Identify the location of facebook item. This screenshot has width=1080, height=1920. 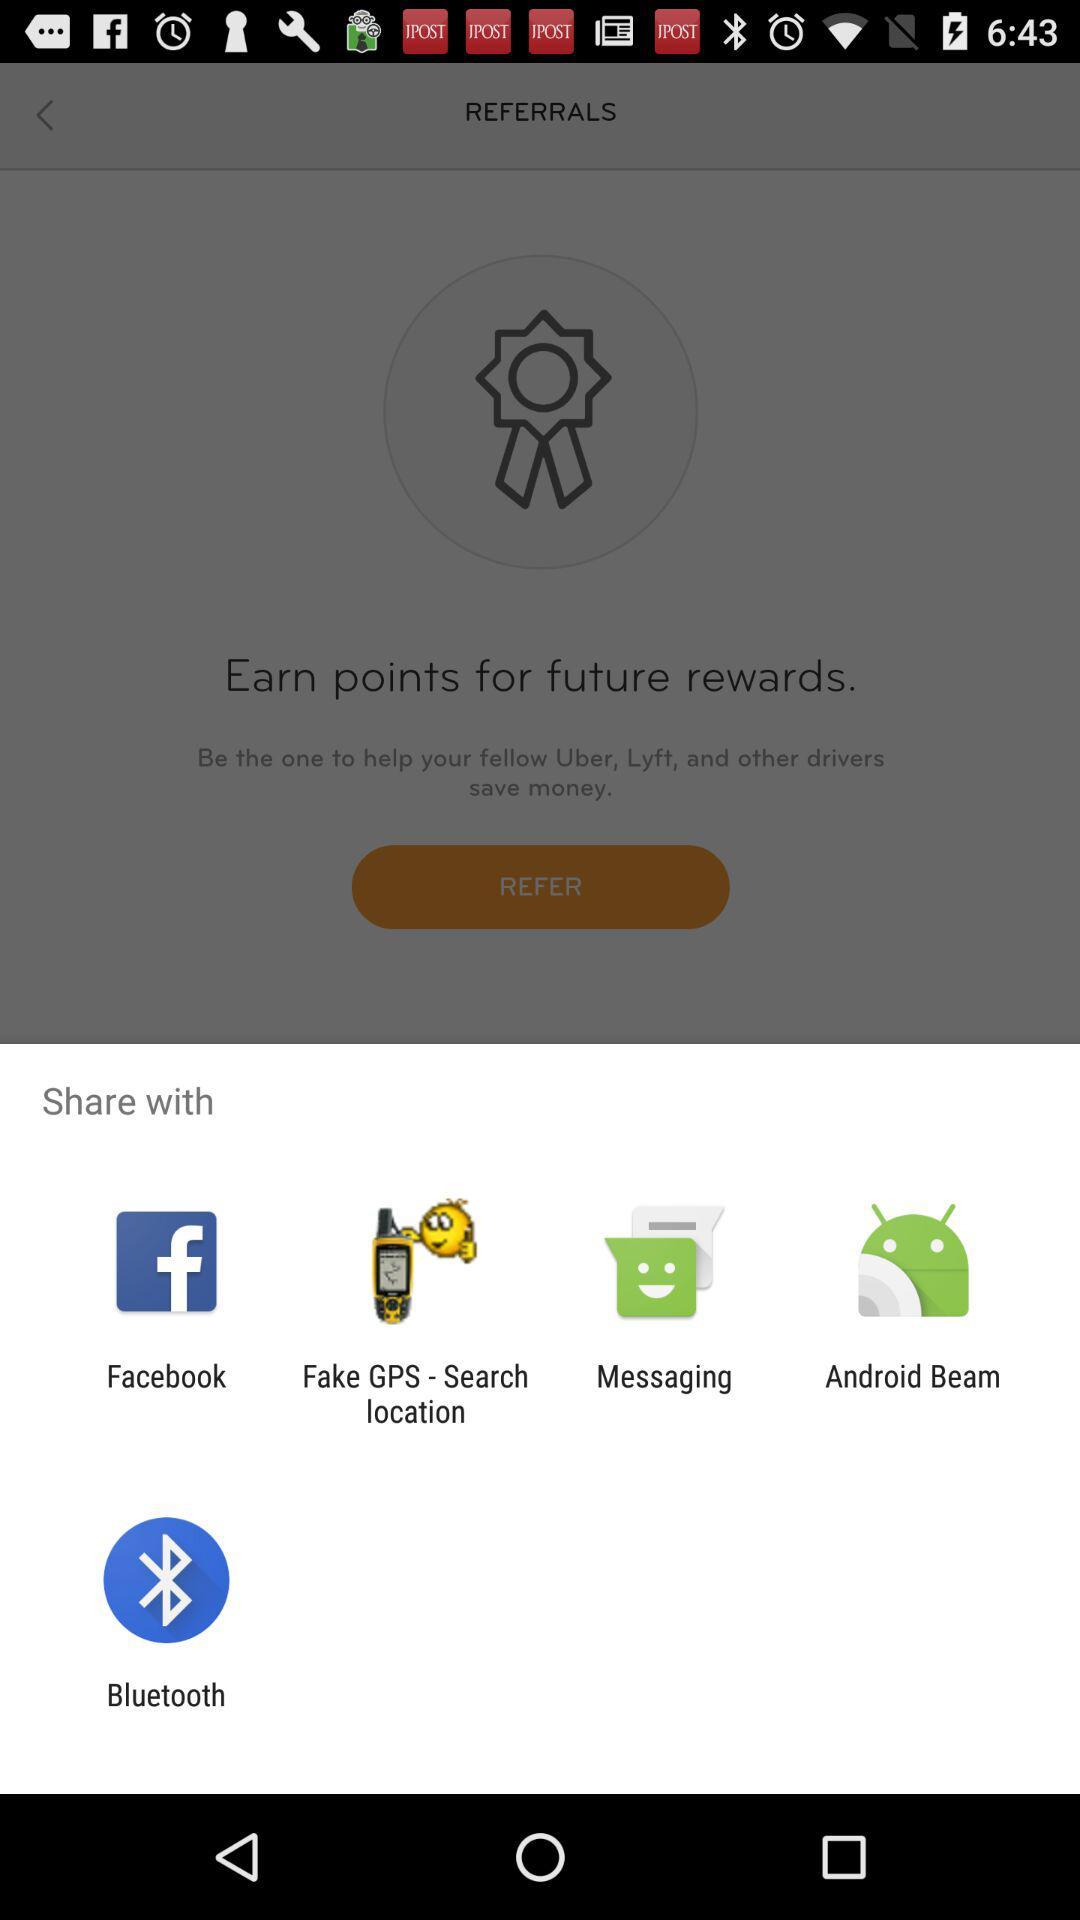
(165, 1392).